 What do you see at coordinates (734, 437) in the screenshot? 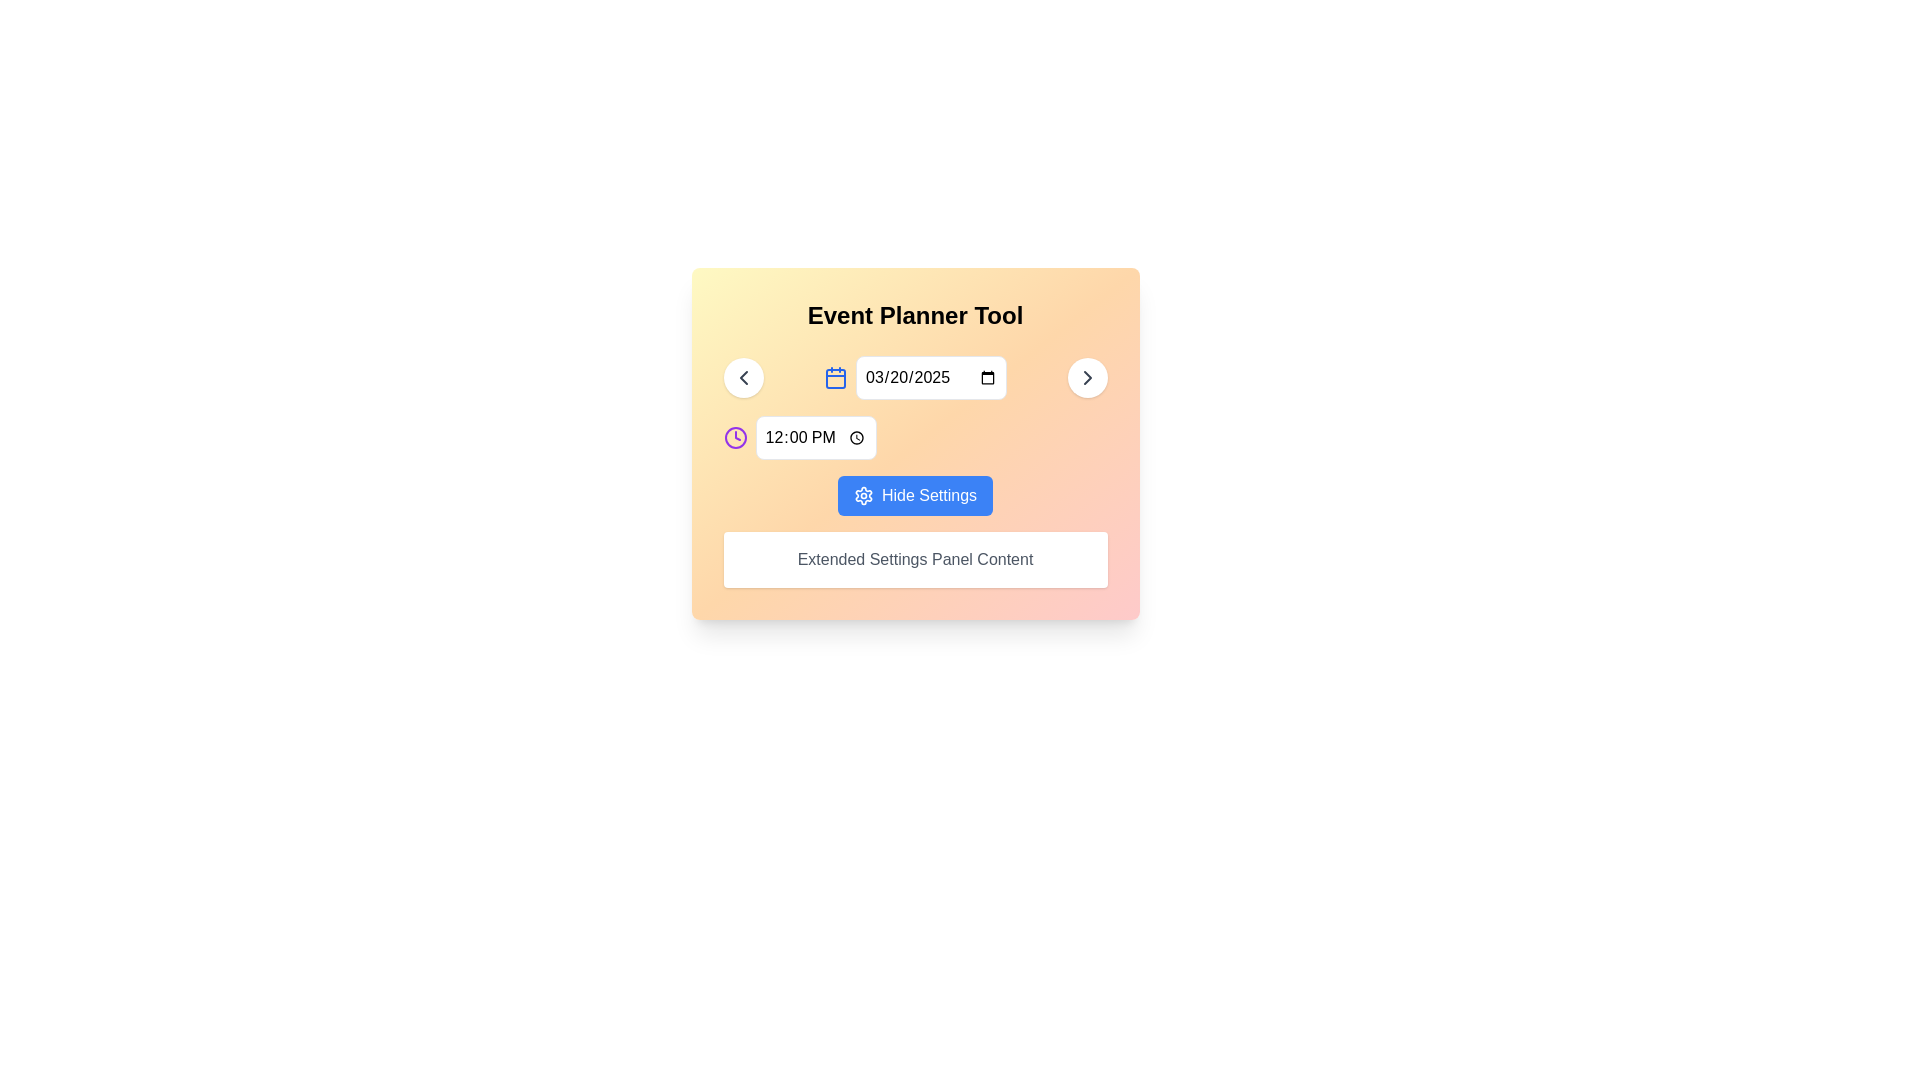
I see `the circular outline of the clock icon located left of the '12:00 PM' input field in the 'Event Planner Tool' interface` at bounding box center [734, 437].